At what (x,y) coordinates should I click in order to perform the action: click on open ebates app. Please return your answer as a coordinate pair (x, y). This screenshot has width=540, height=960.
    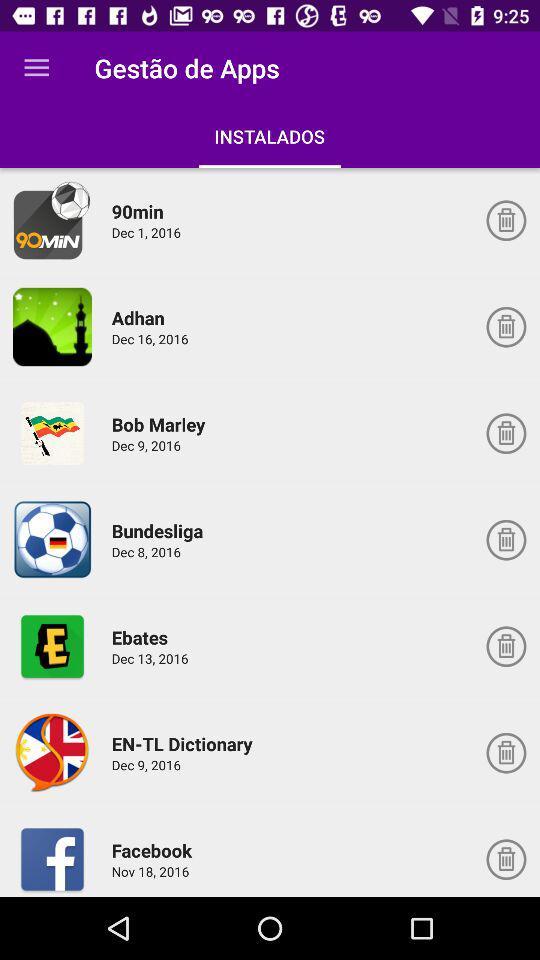
    Looking at the image, I should click on (52, 645).